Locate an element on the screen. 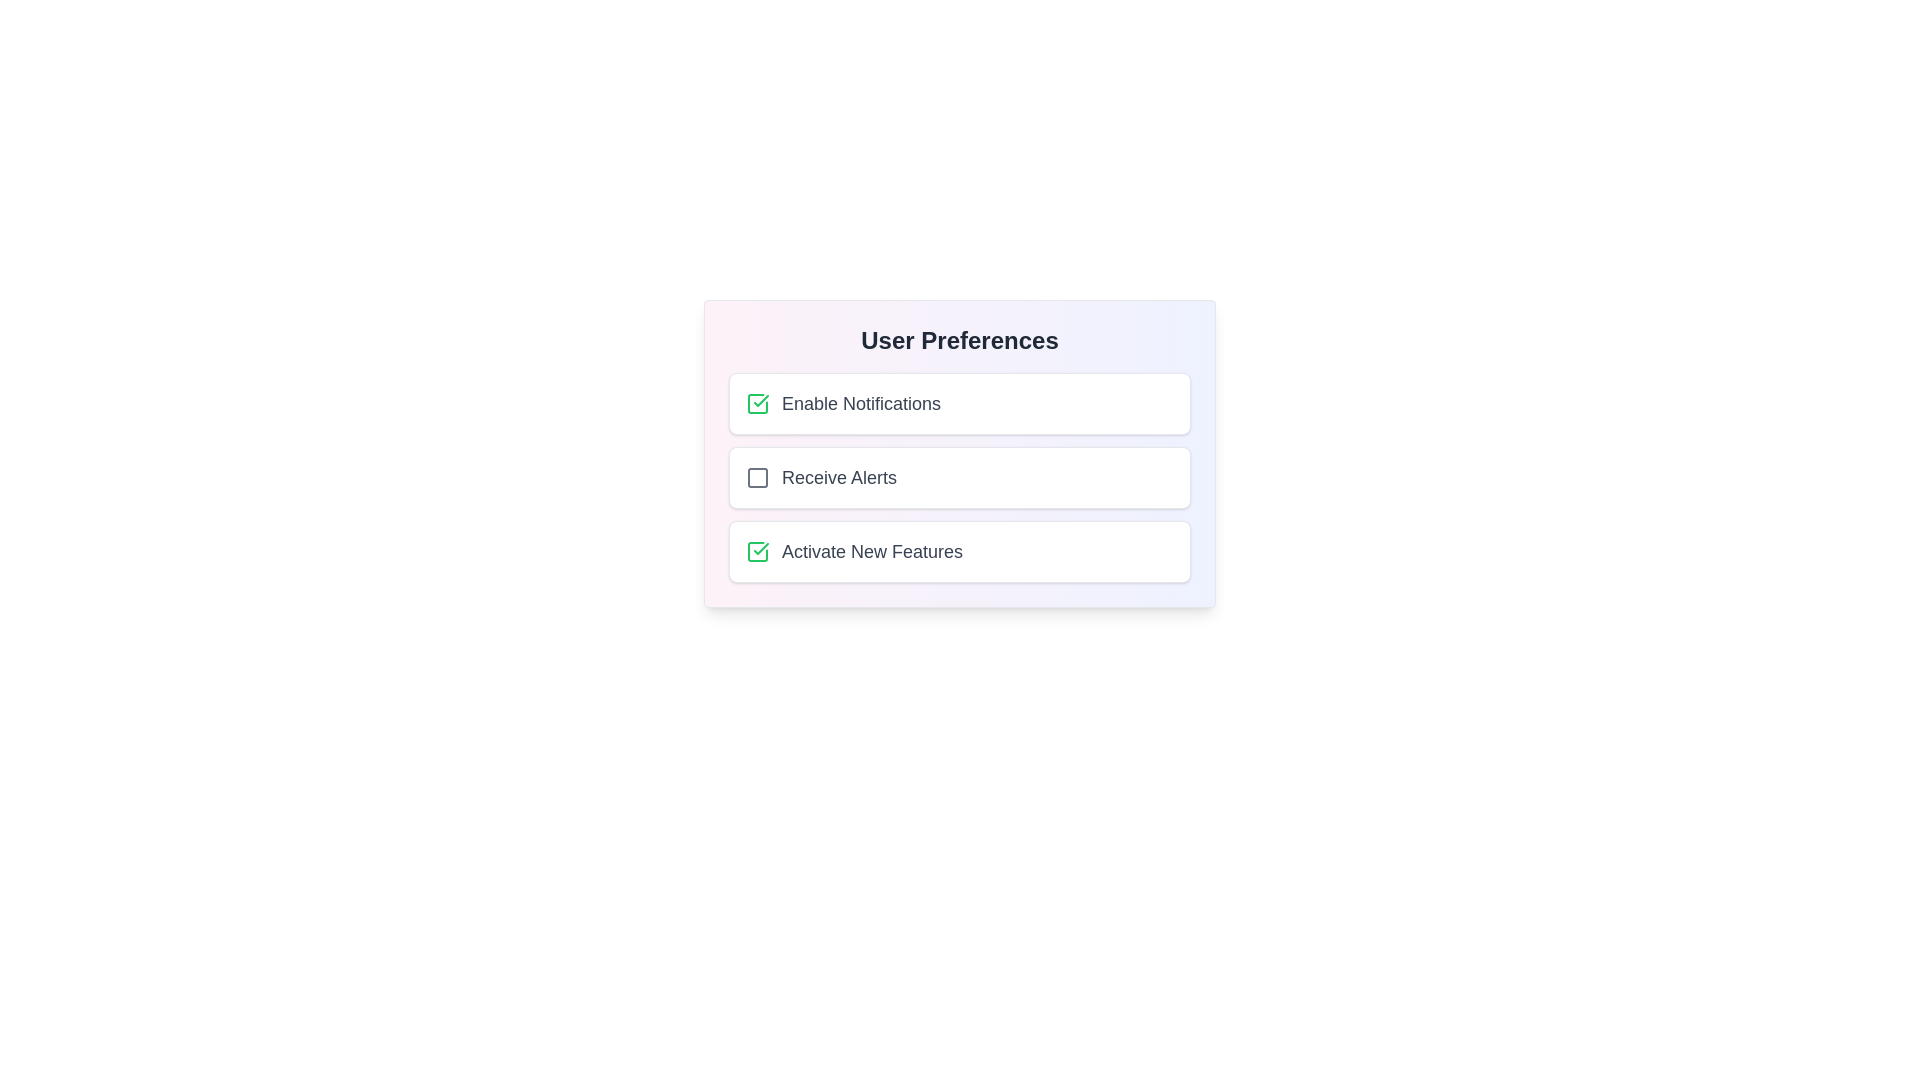 This screenshot has height=1080, width=1920. the enabled notification option checkbox in the 'User Preferences' section to inspect or focus on it is located at coordinates (960, 404).